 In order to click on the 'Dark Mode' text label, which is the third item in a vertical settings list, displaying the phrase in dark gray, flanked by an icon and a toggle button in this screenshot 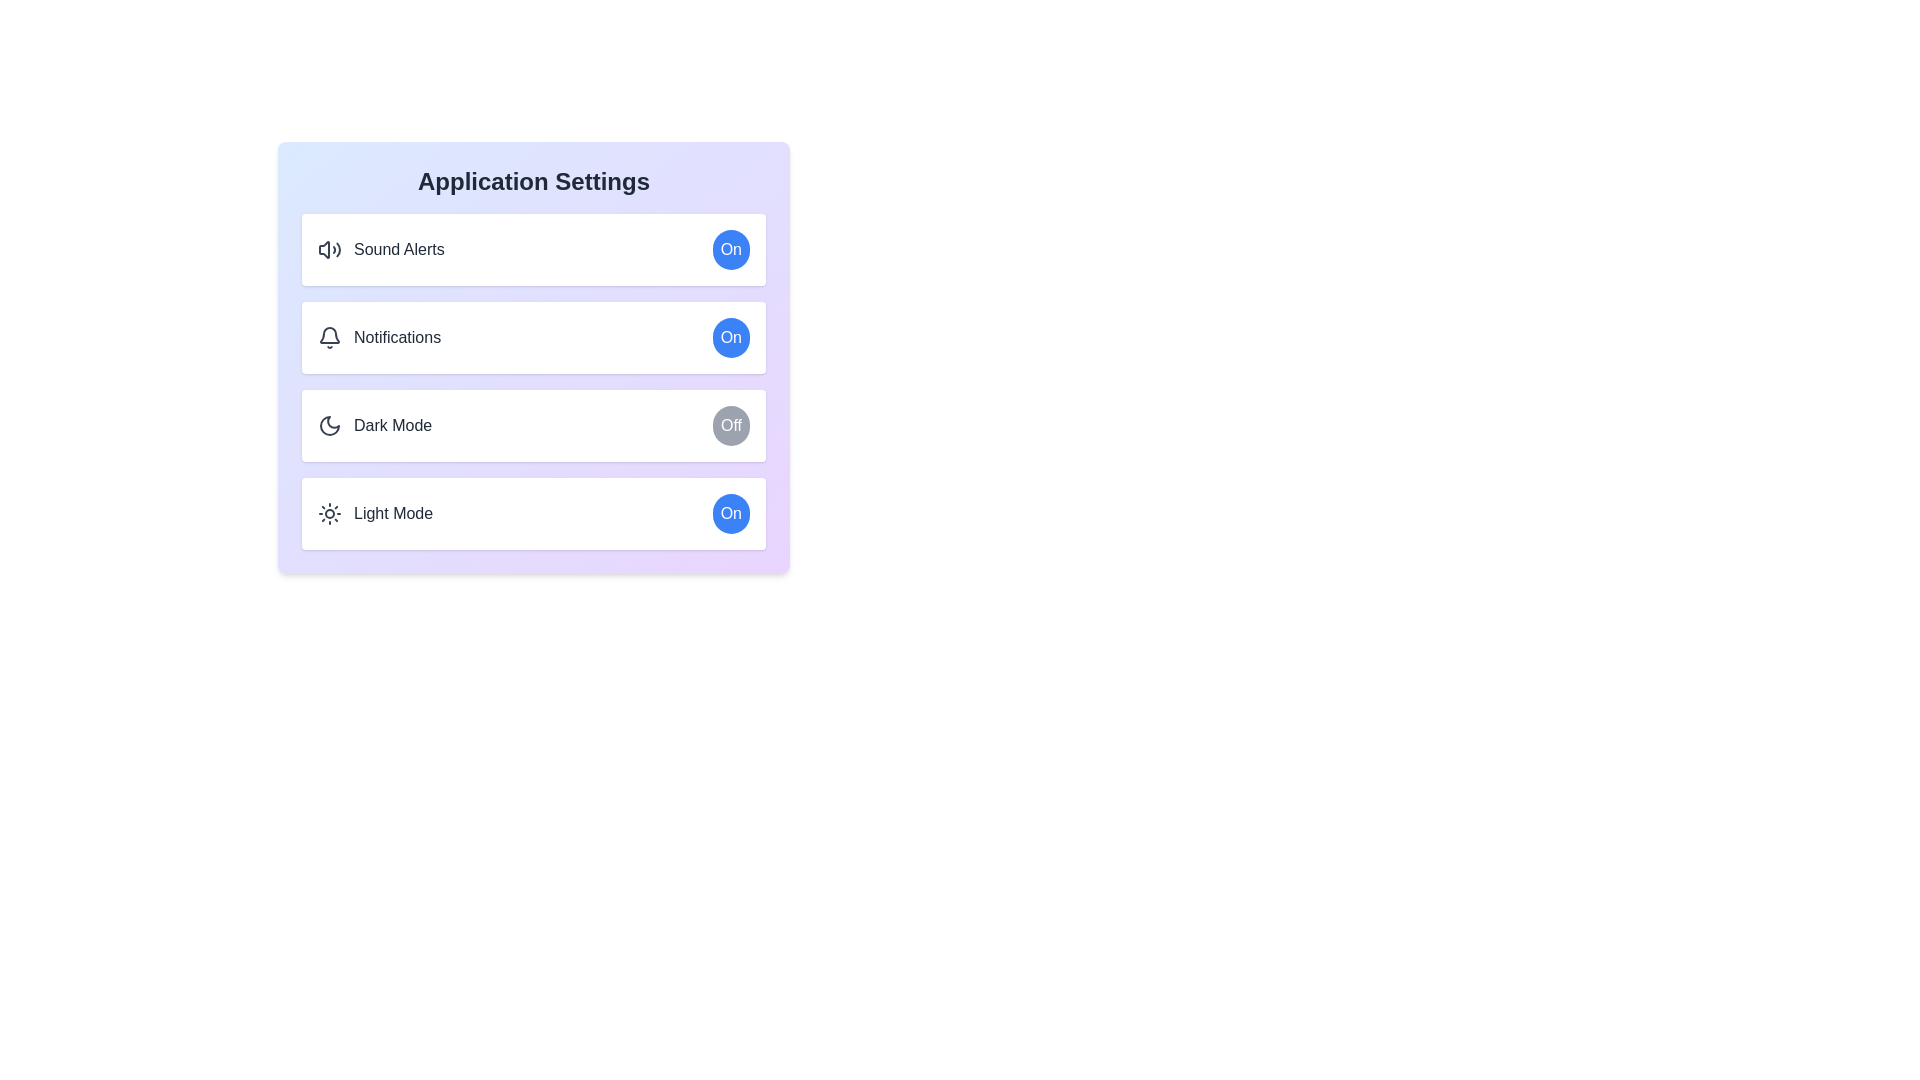, I will do `click(393, 424)`.